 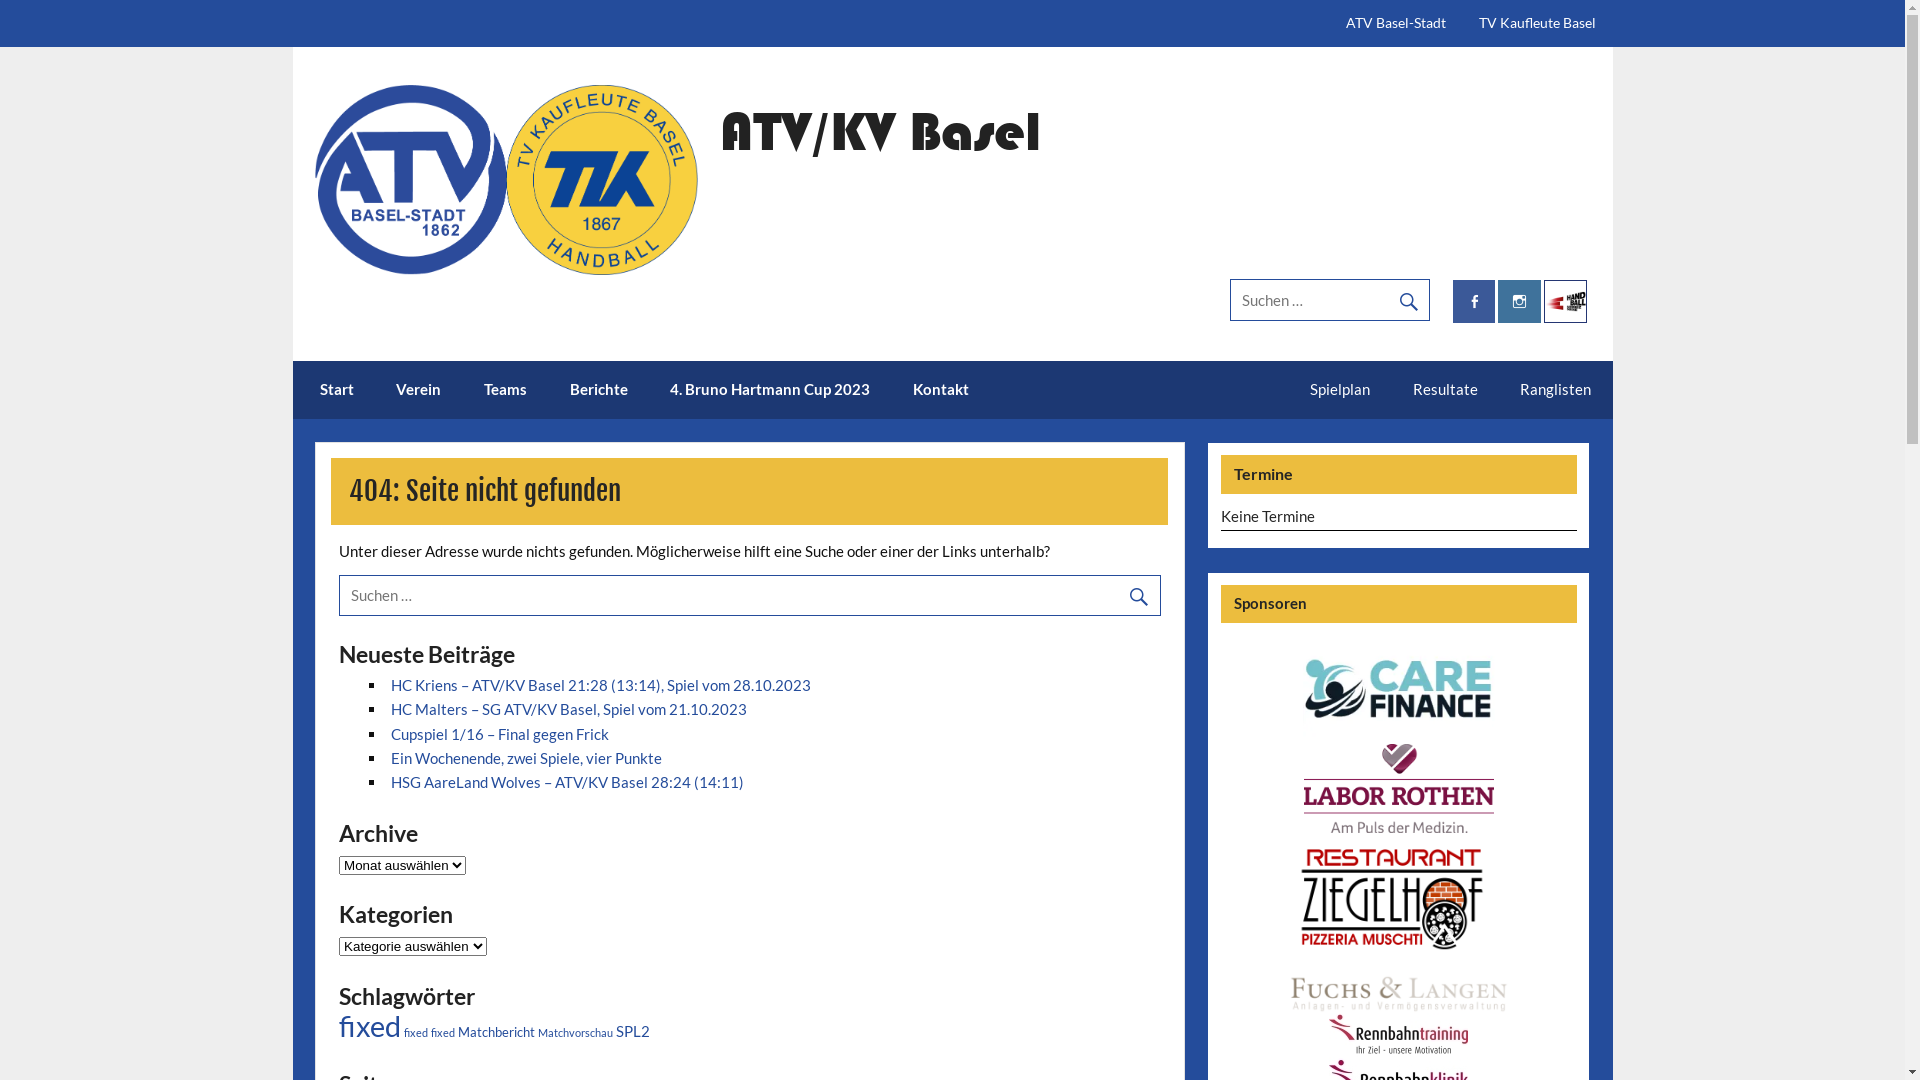 What do you see at coordinates (402, 1032) in the screenshot?
I see `'fixed'` at bounding box center [402, 1032].